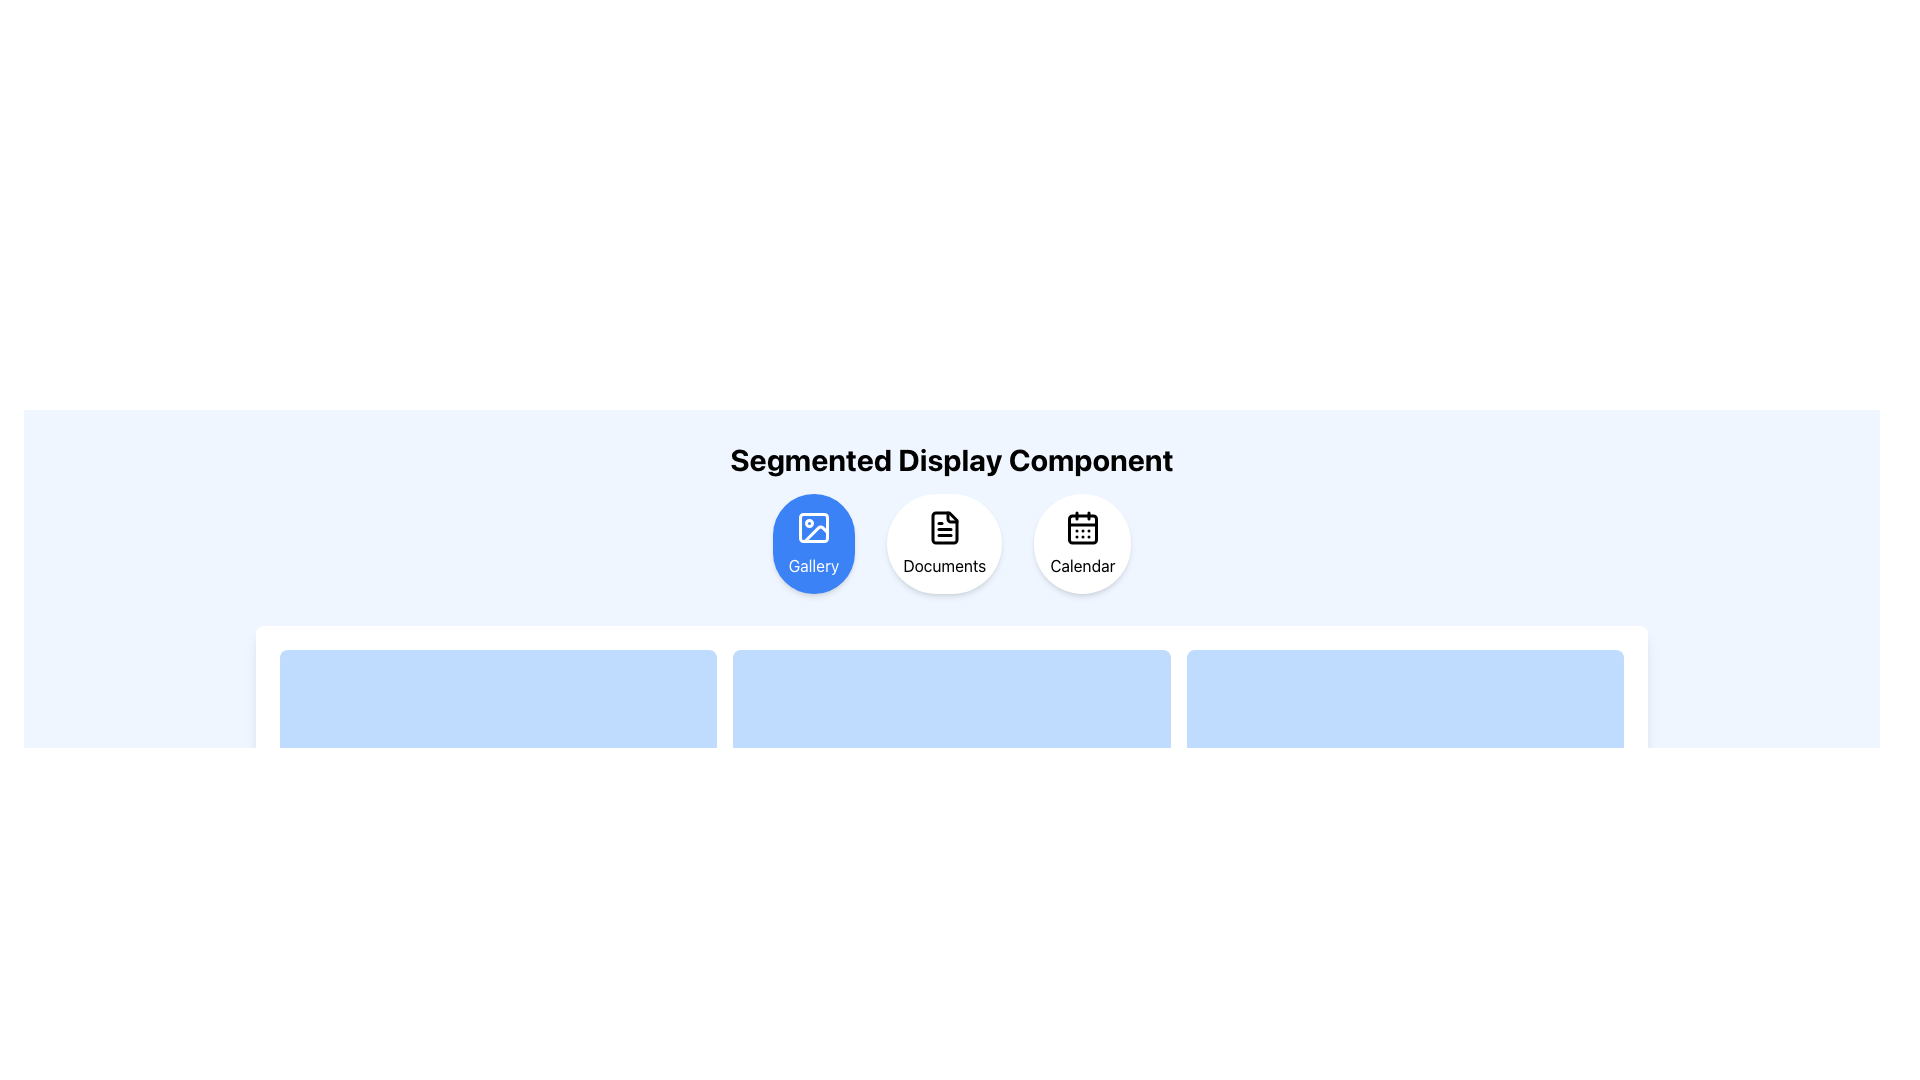 The width and height of the screenshot is (1920, 1080). What do you see at coordinates (950, 459) in the screenshot?
I see `the Text label that serves as a descriptive heading for the content section, positioned above the interactive icons 'Gallery,' 'Documents,' and 'Calendar.'` at bounding box center [950, 459].